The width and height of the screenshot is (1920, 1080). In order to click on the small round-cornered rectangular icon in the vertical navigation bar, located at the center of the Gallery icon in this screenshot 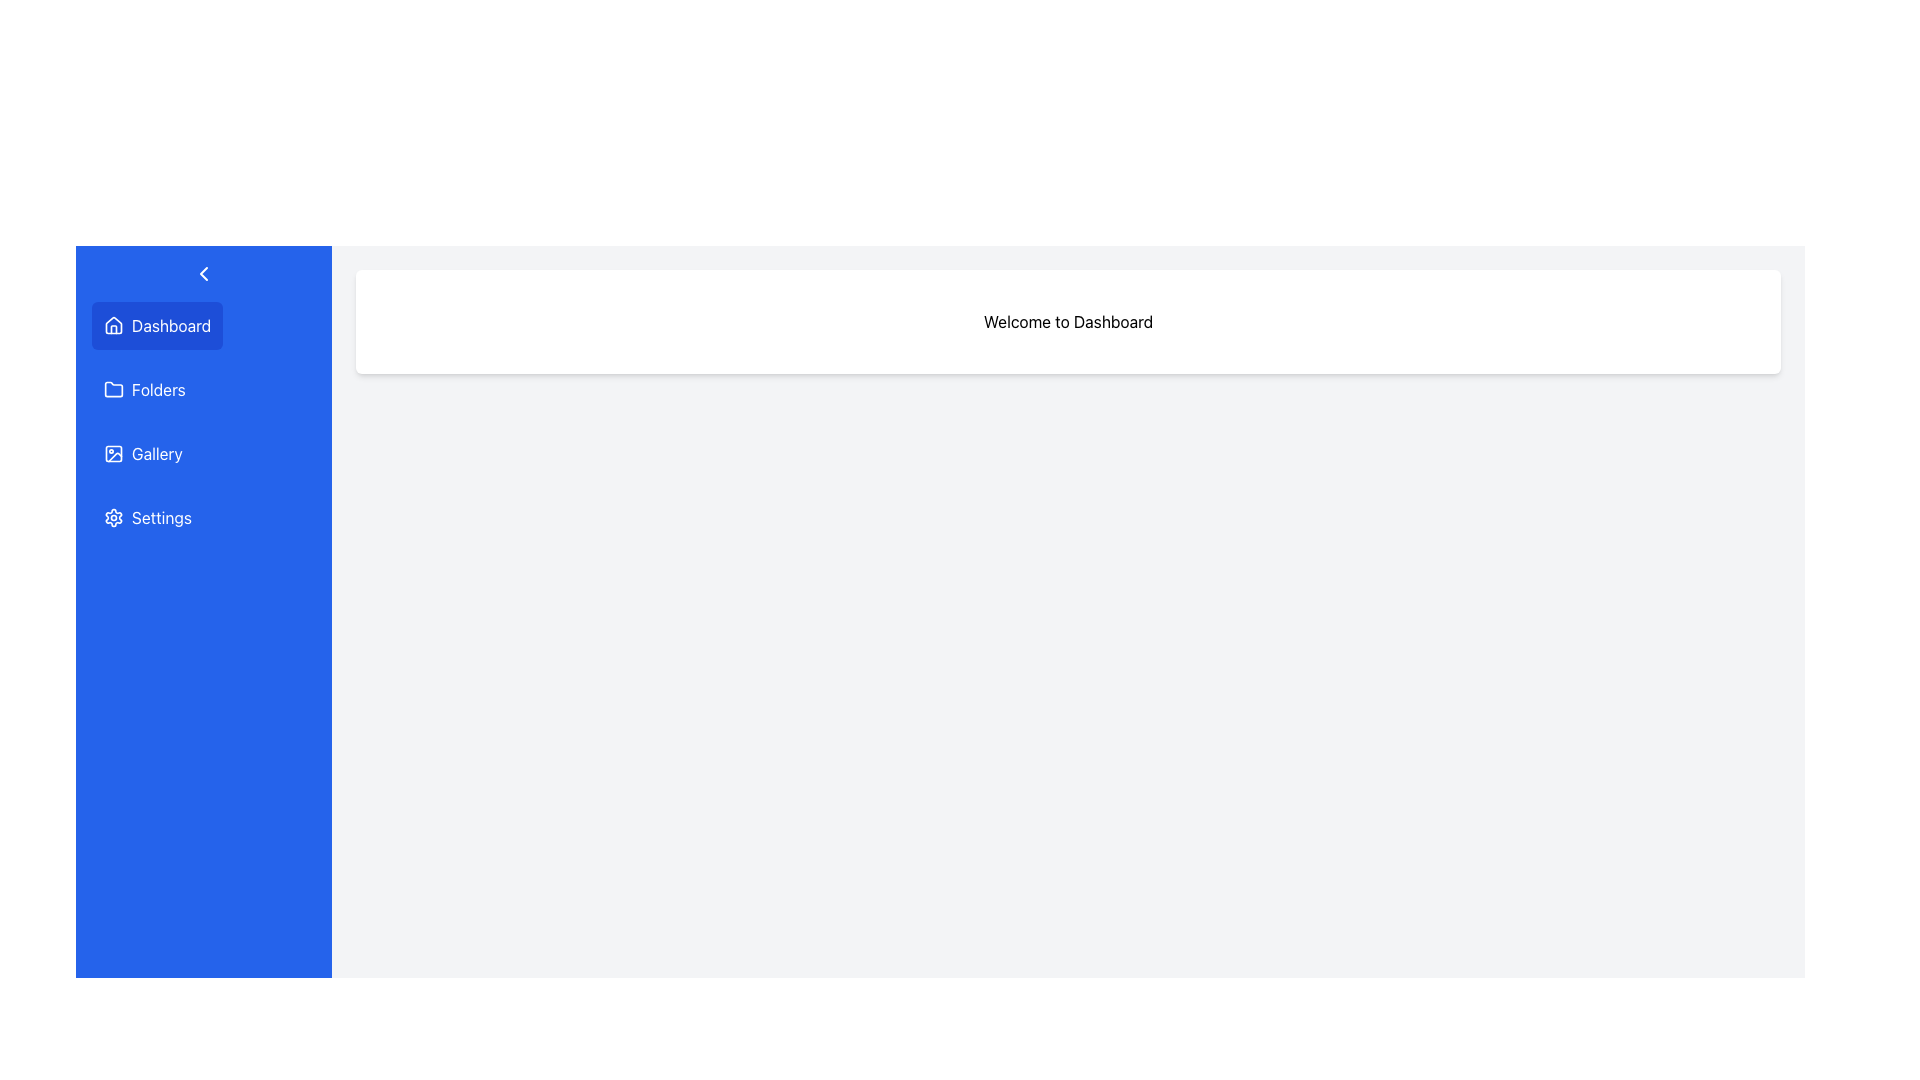, I will do `click(113, 454)`.